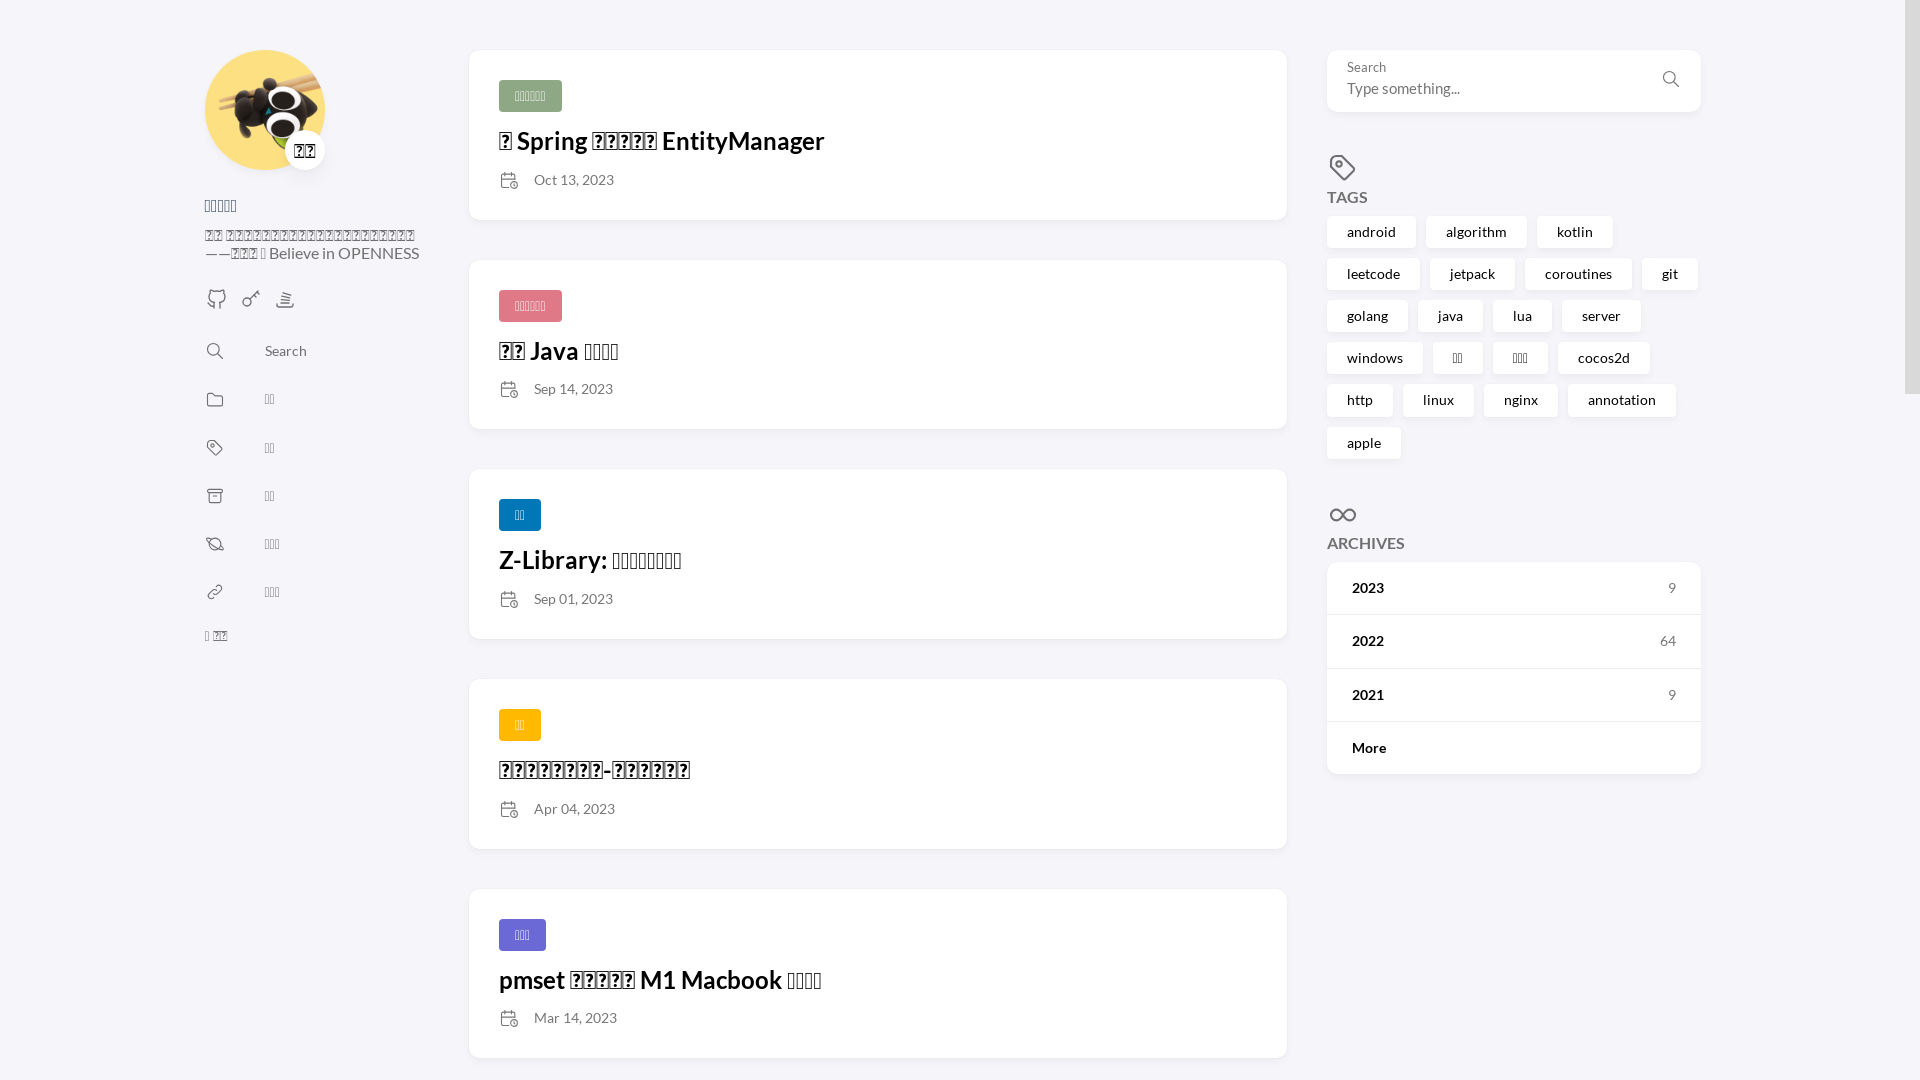 This screenshot has width=1920, height=1080. I want to click on 'annotation', so click(1622, 400).